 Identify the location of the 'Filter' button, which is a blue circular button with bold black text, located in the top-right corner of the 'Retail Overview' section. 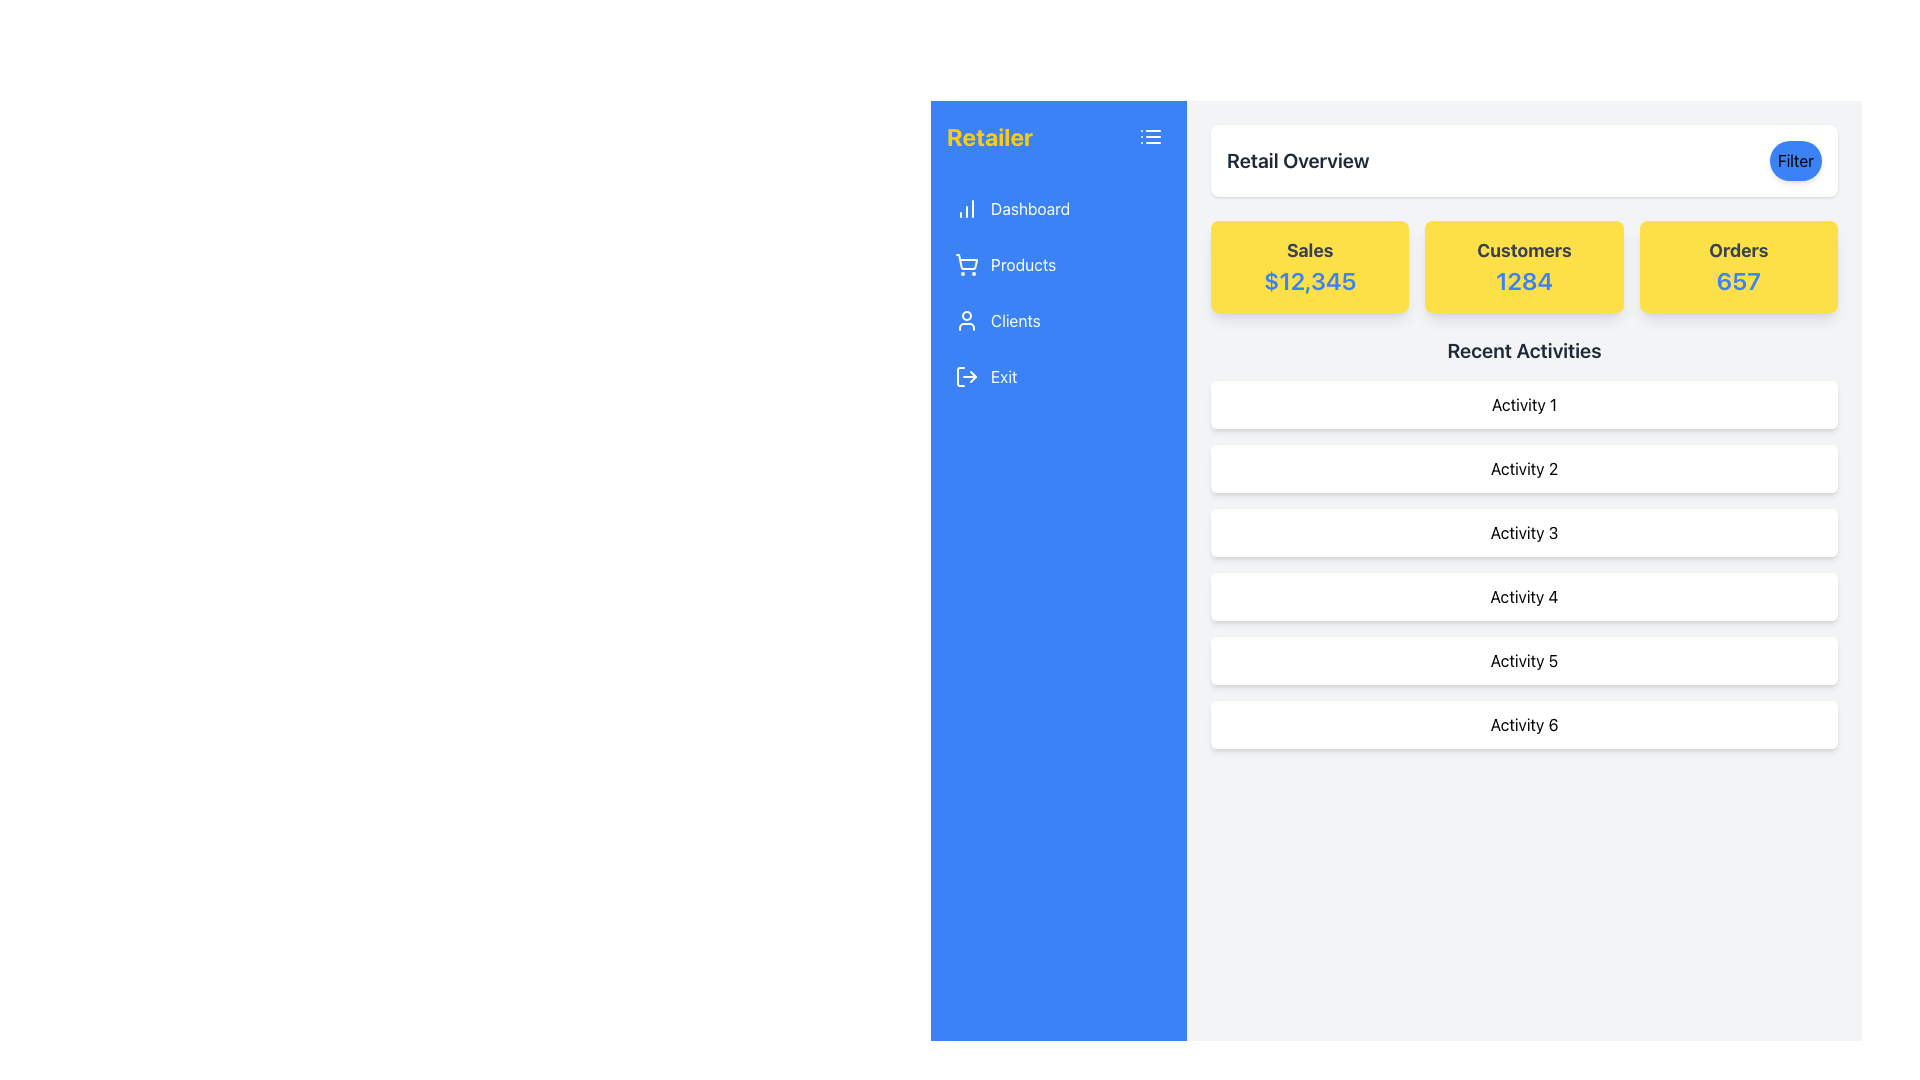
(1795, 160).